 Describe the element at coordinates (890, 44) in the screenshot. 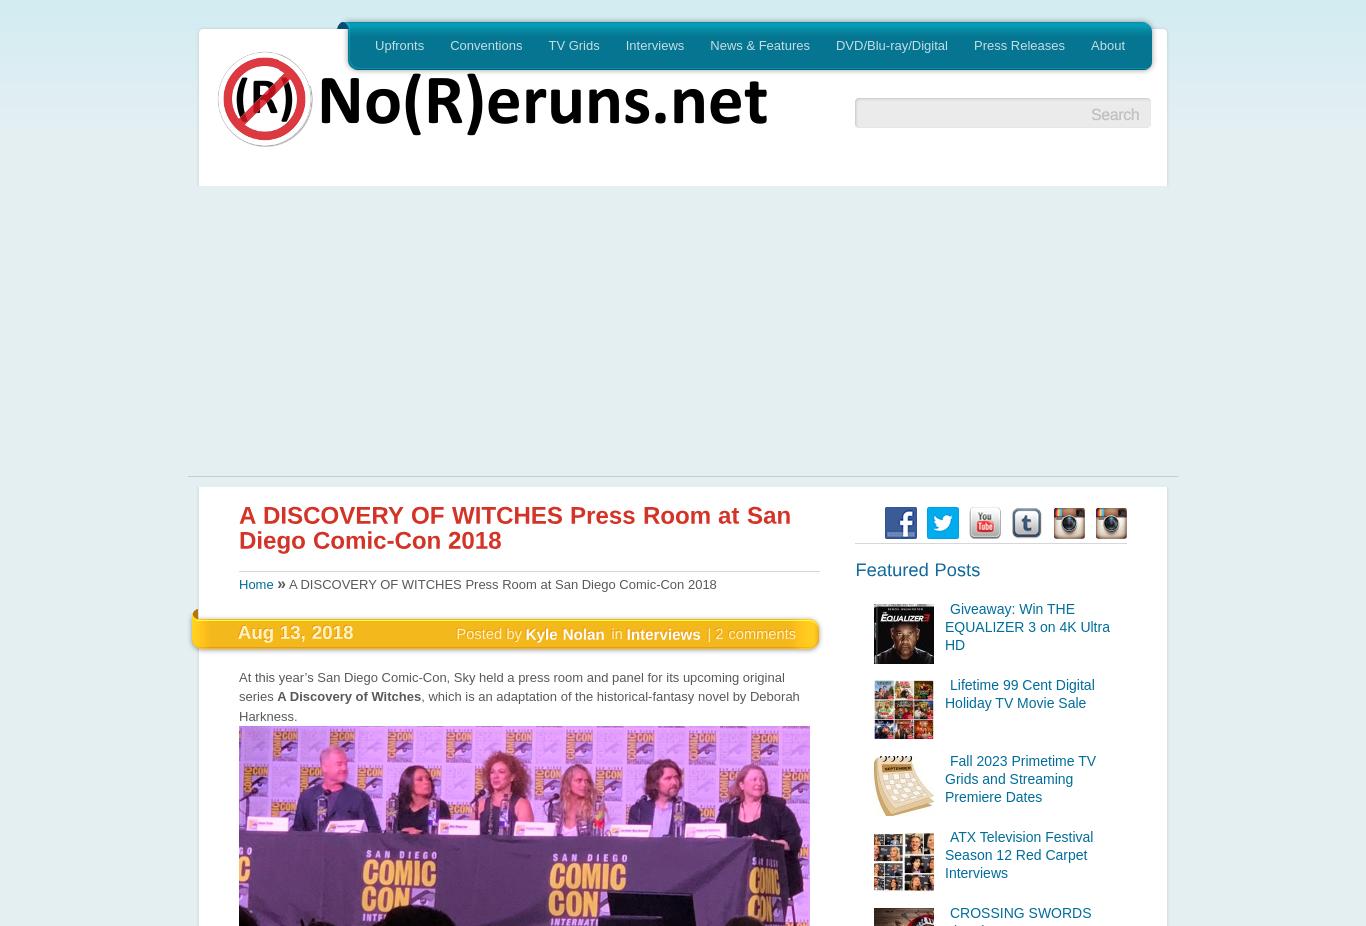

I see `'DVD/Blu-ray/Digital'` at that location.